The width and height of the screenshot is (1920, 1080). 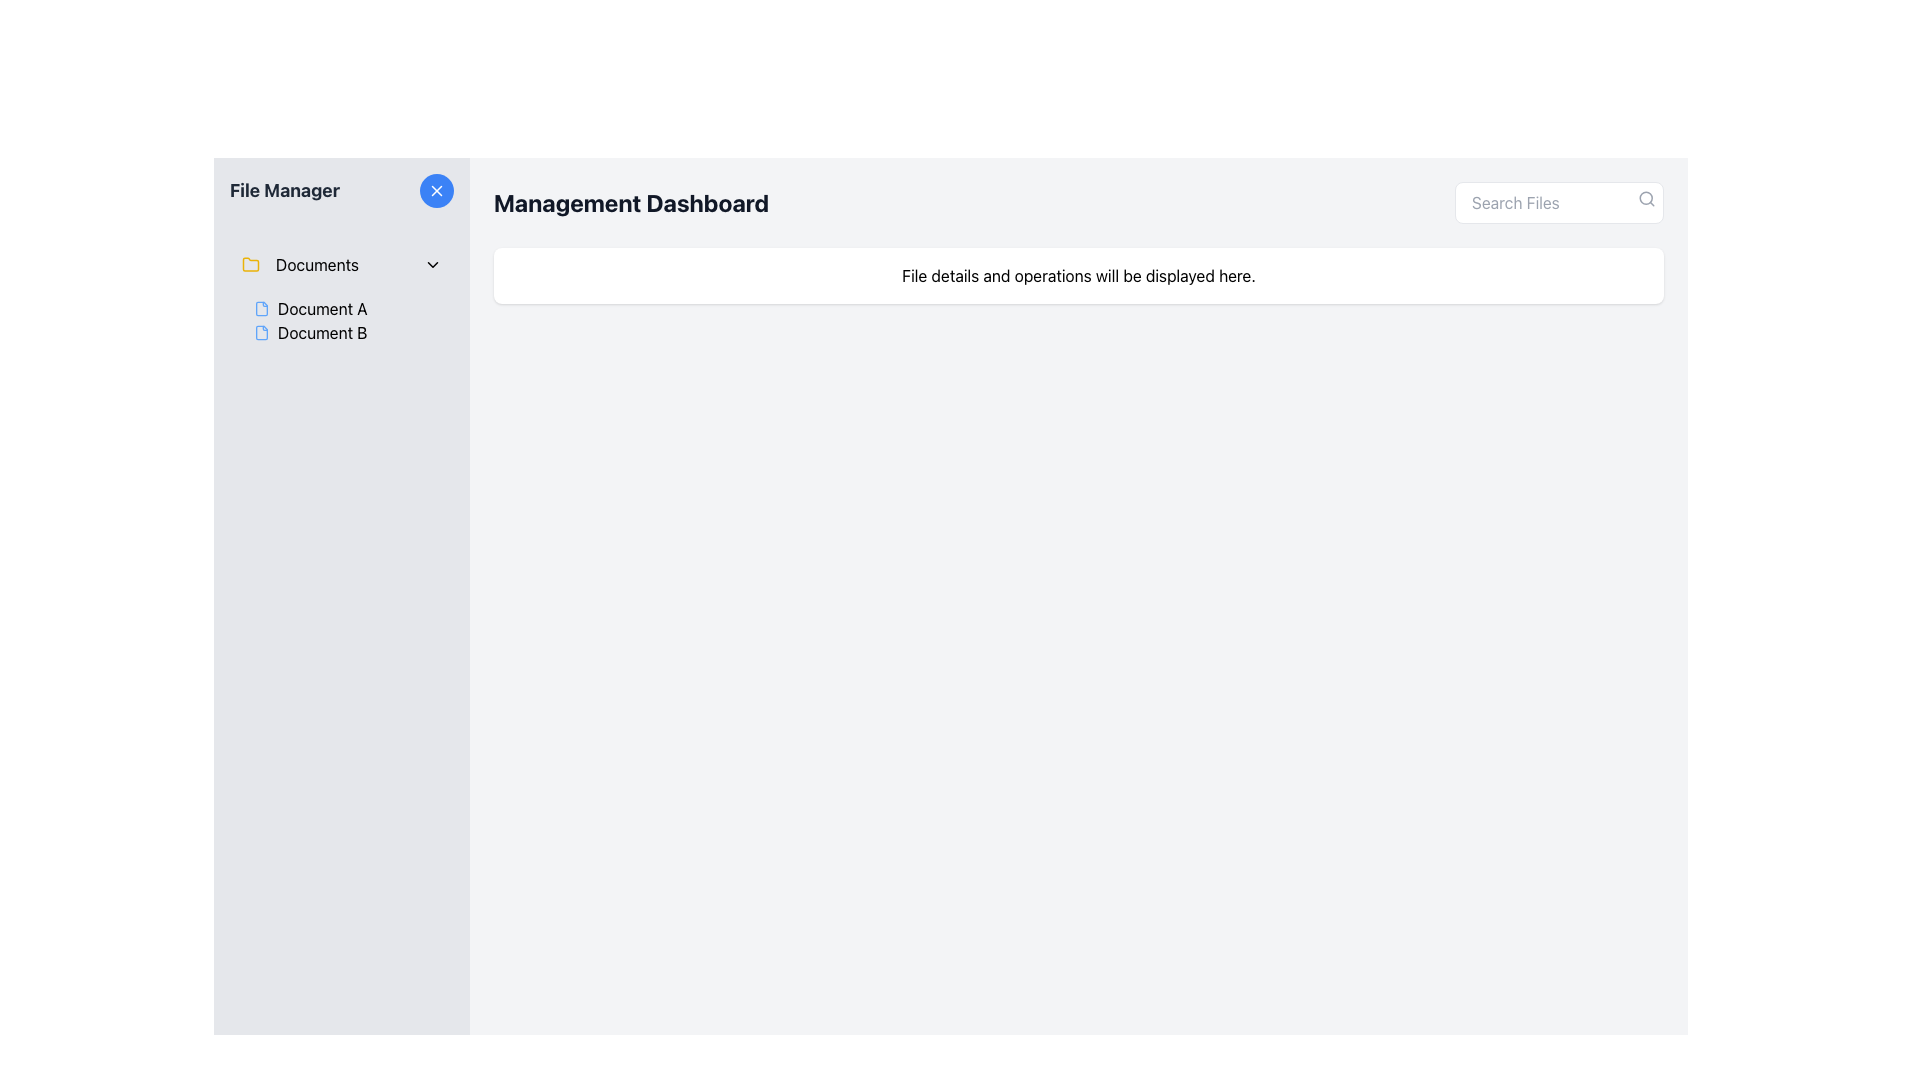 I want to click on the 'Document B' label with a blue file icon, so click(x=354, y=331).